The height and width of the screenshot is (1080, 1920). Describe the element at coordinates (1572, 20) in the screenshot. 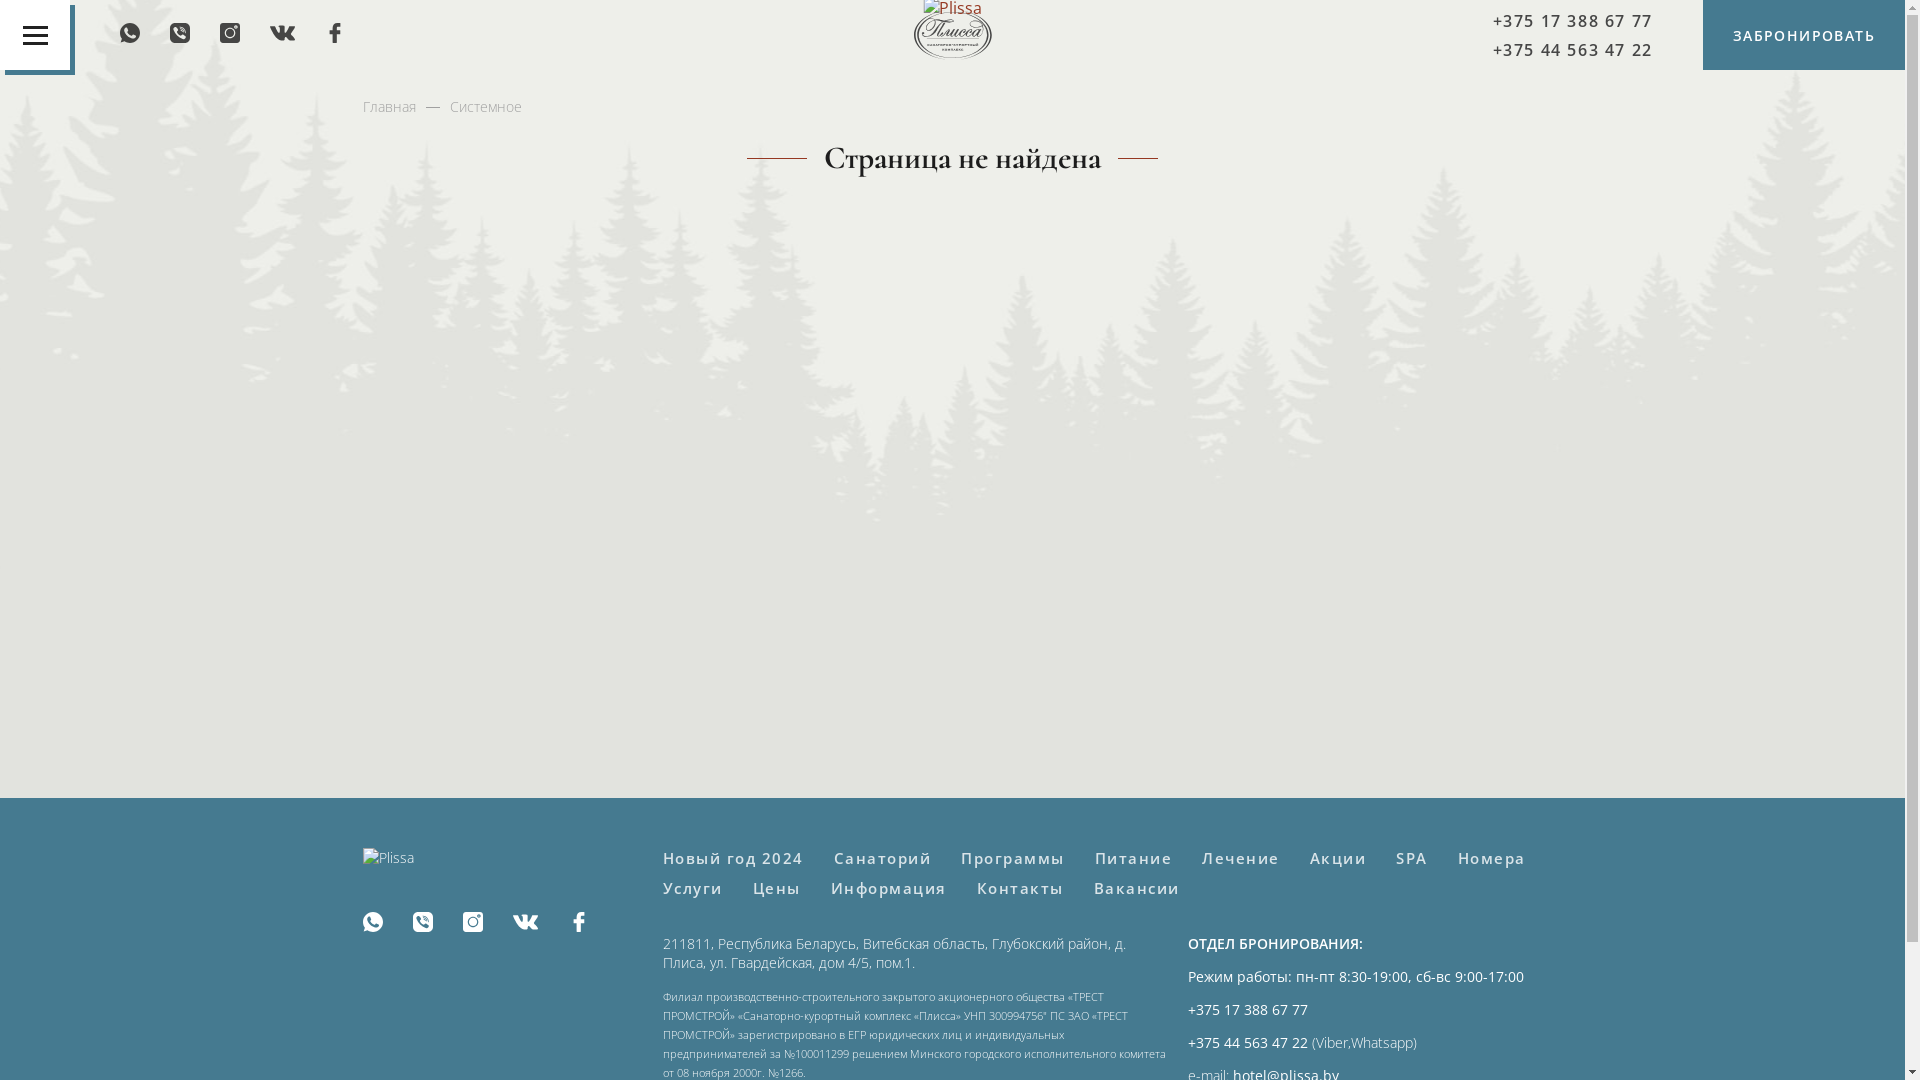

I see `'+375 17 388 67 77'` at that location.